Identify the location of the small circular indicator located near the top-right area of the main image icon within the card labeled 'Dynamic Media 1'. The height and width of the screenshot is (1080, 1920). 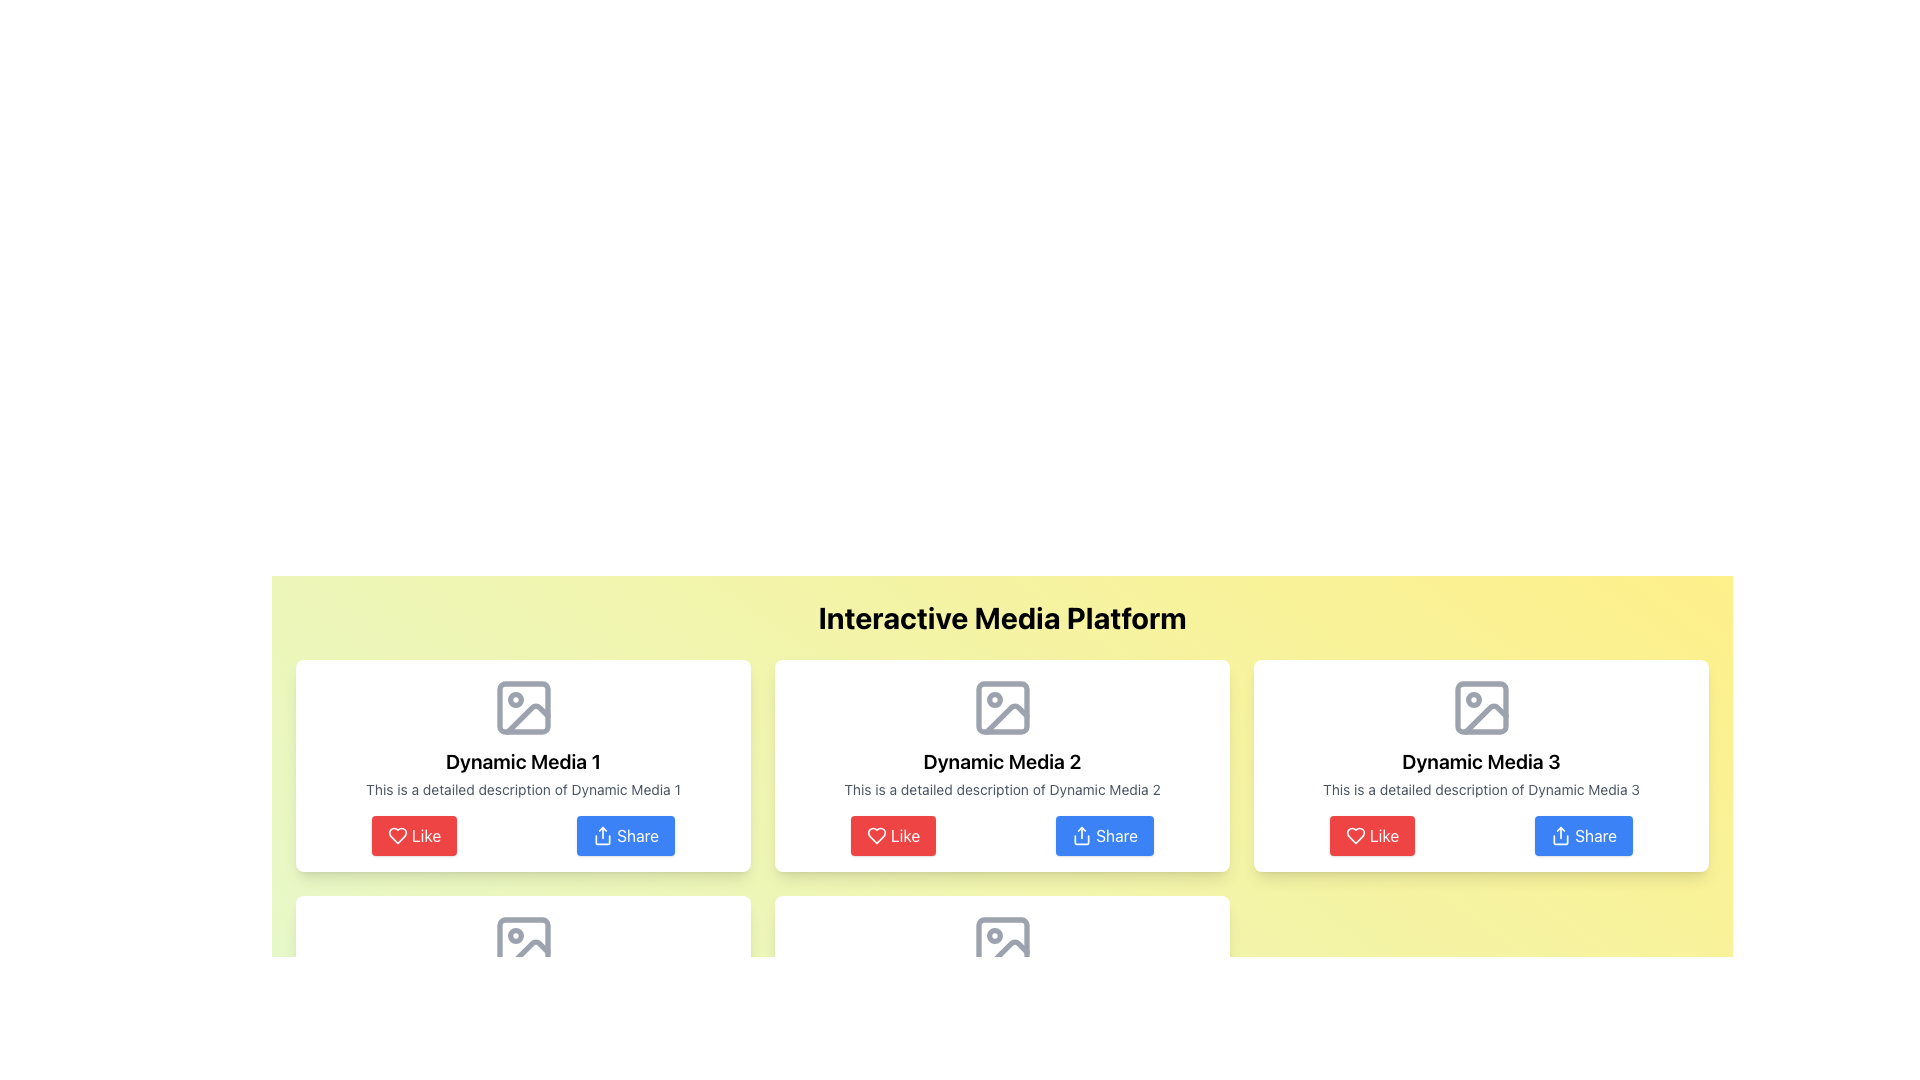
(515, 698).